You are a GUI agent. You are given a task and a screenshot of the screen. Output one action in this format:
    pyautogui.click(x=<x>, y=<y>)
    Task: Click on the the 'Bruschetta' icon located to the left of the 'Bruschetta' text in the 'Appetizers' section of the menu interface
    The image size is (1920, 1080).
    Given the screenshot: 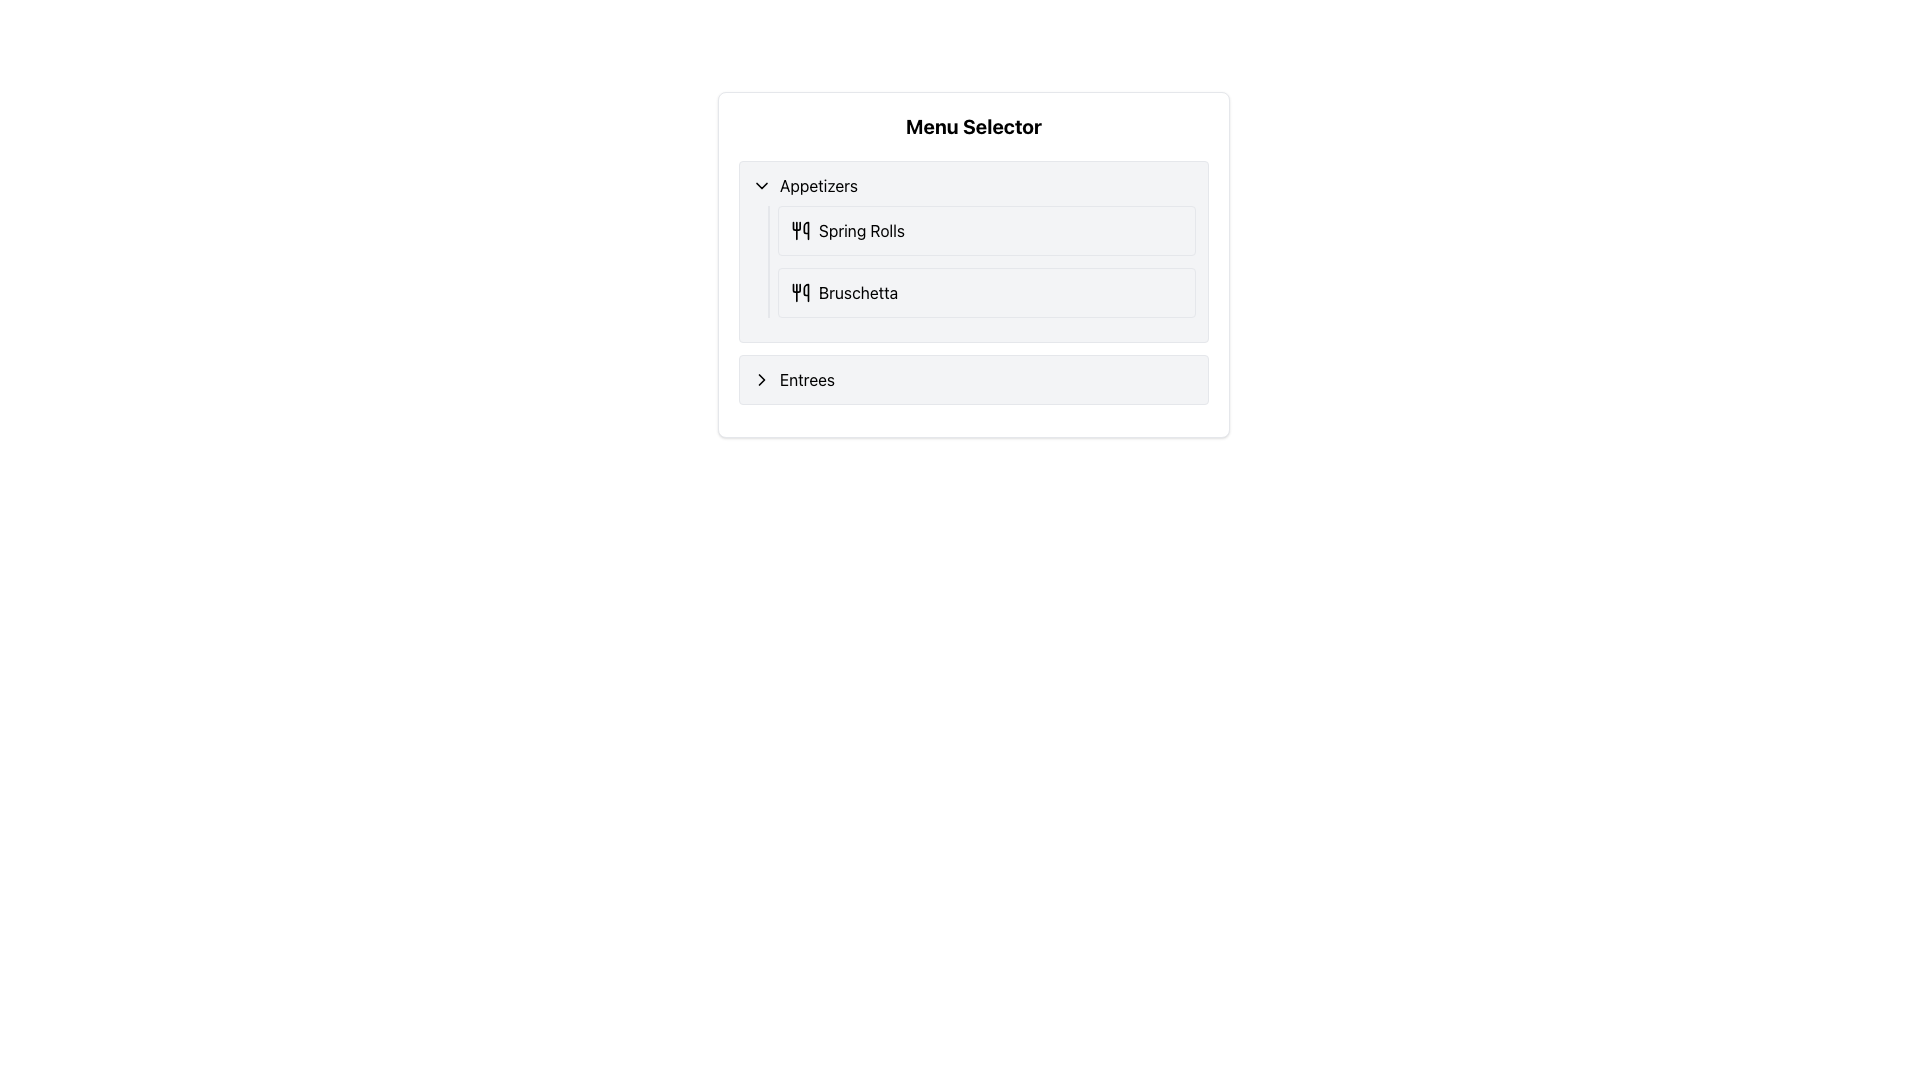 What is the action you would take?
    pyautogui.click(x=801, y=293)
    